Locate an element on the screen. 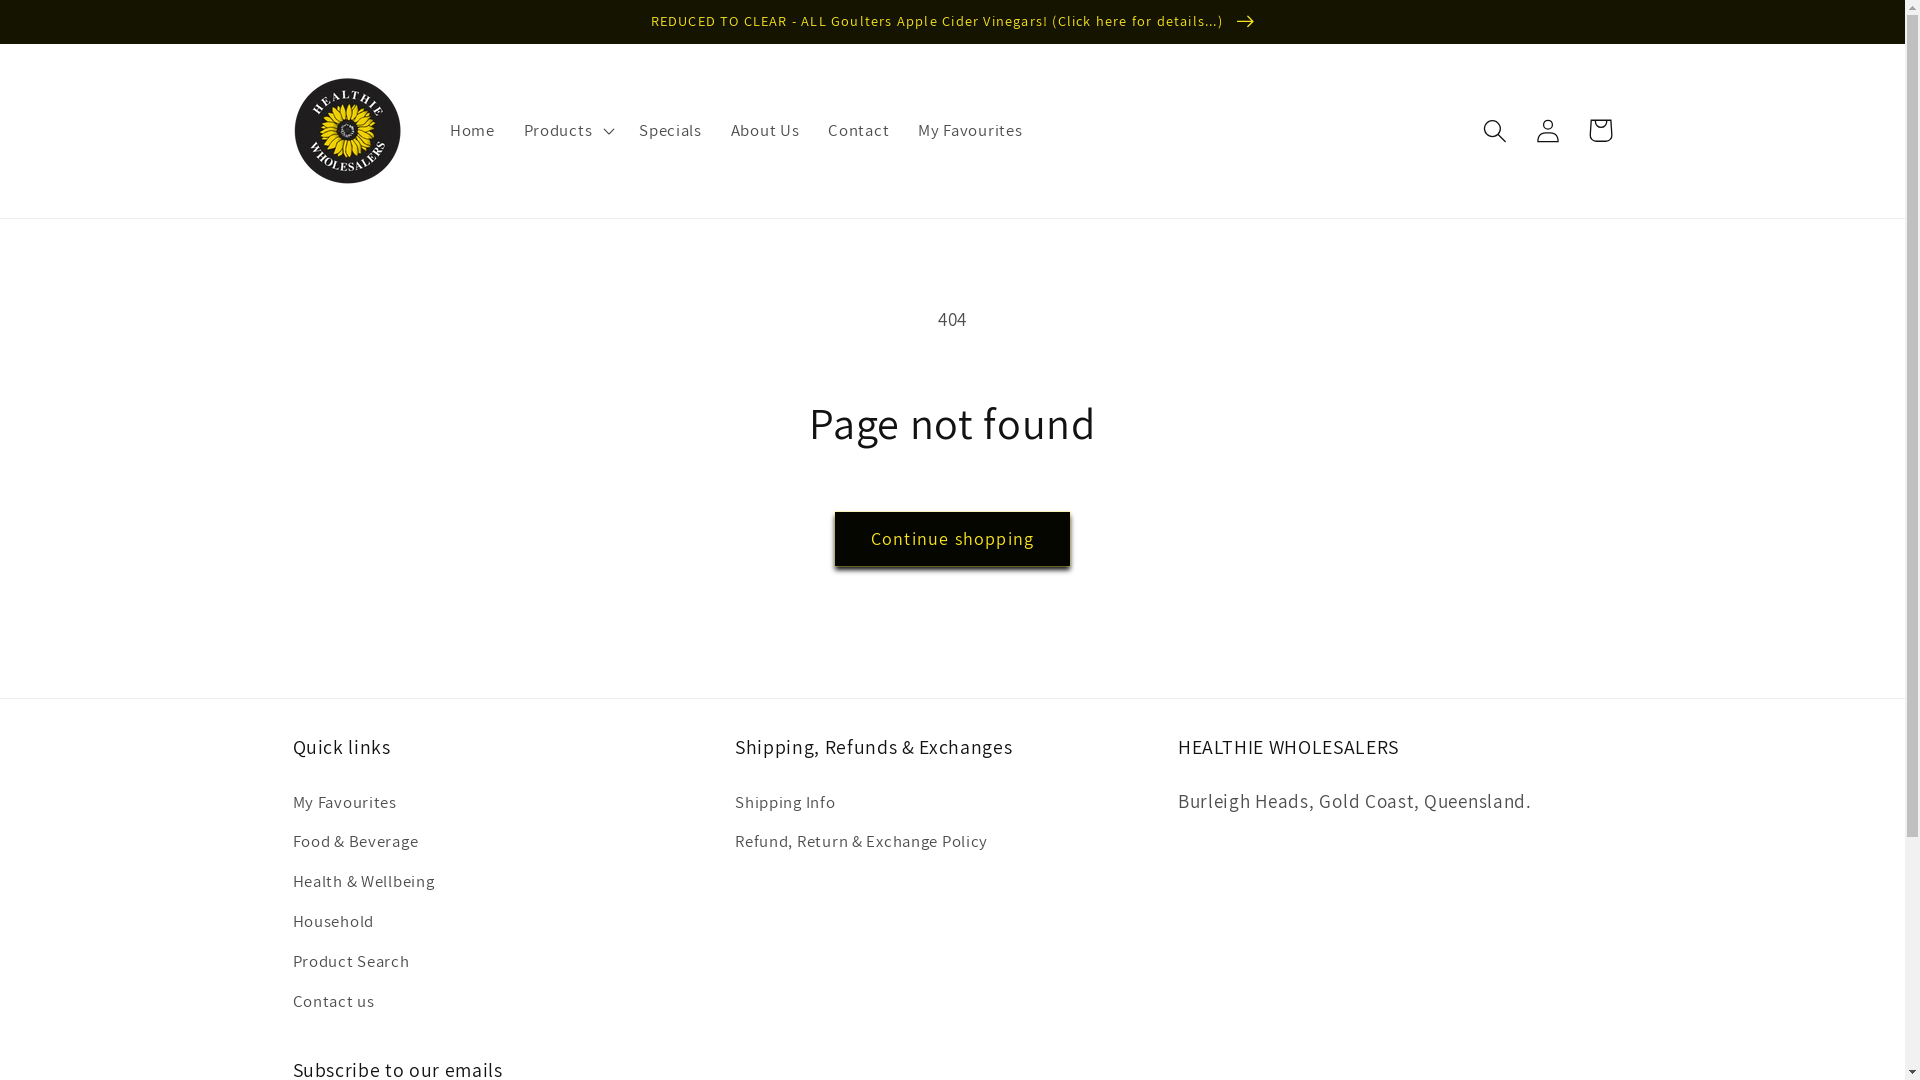  'Refund, Return & Exchange Policy' is located at coordinates (861, 841).